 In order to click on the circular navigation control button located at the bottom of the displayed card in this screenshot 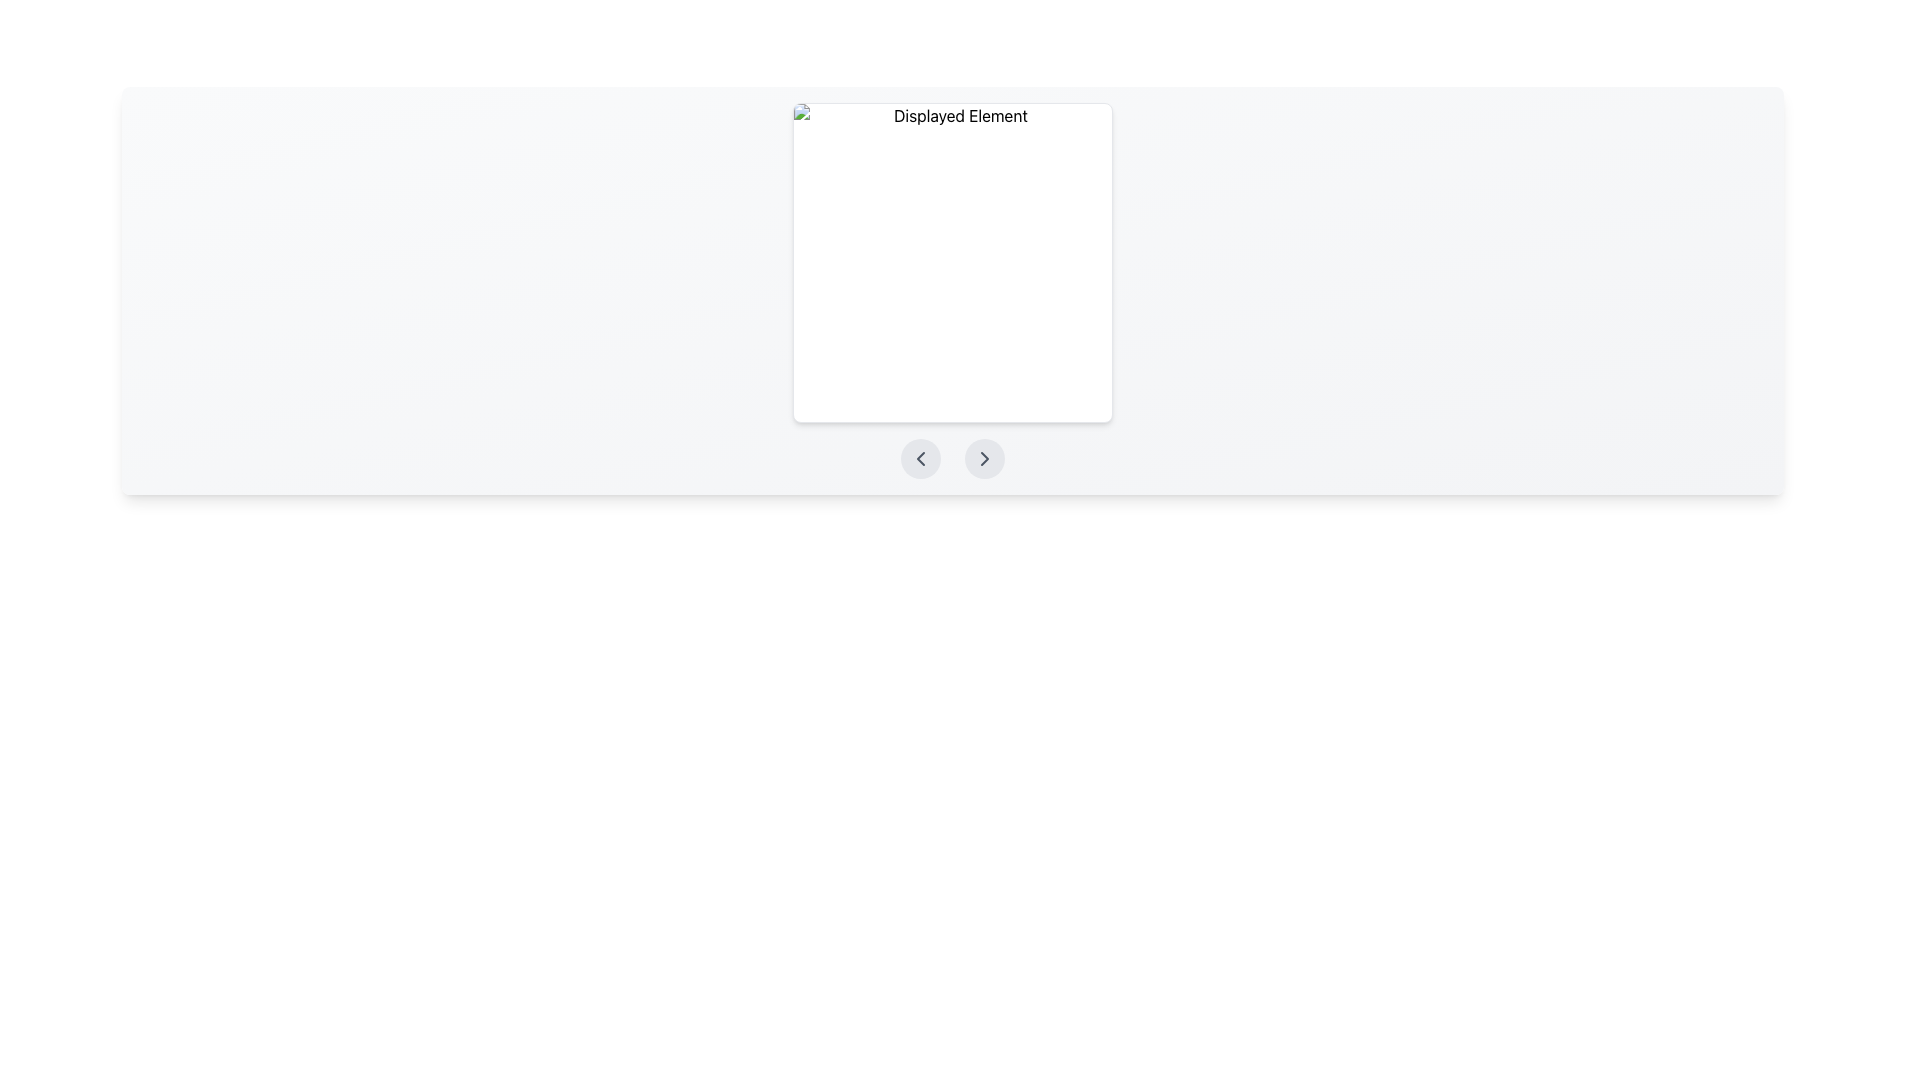, I will do `click(920, 459)`.